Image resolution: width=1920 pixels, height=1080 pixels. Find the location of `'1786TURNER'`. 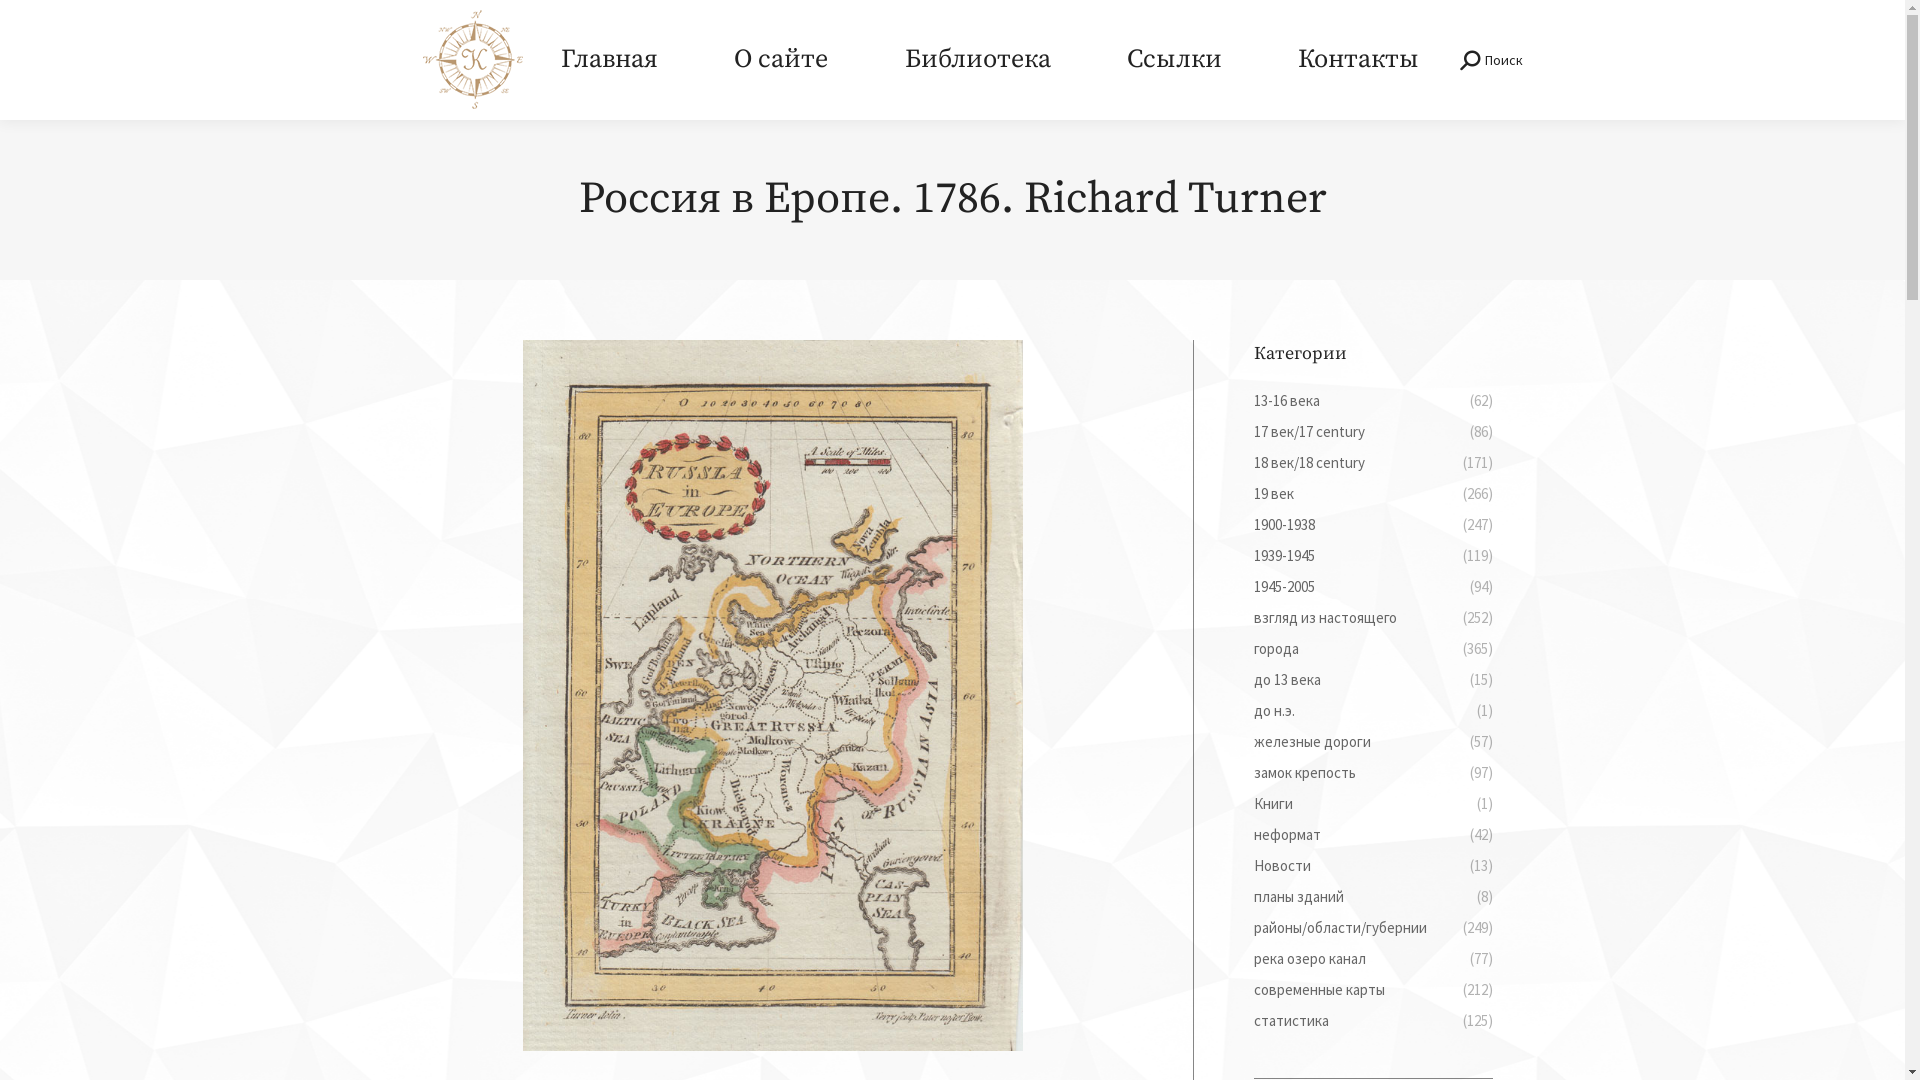

'1786TURNER' is located at coordinates (771, 694).